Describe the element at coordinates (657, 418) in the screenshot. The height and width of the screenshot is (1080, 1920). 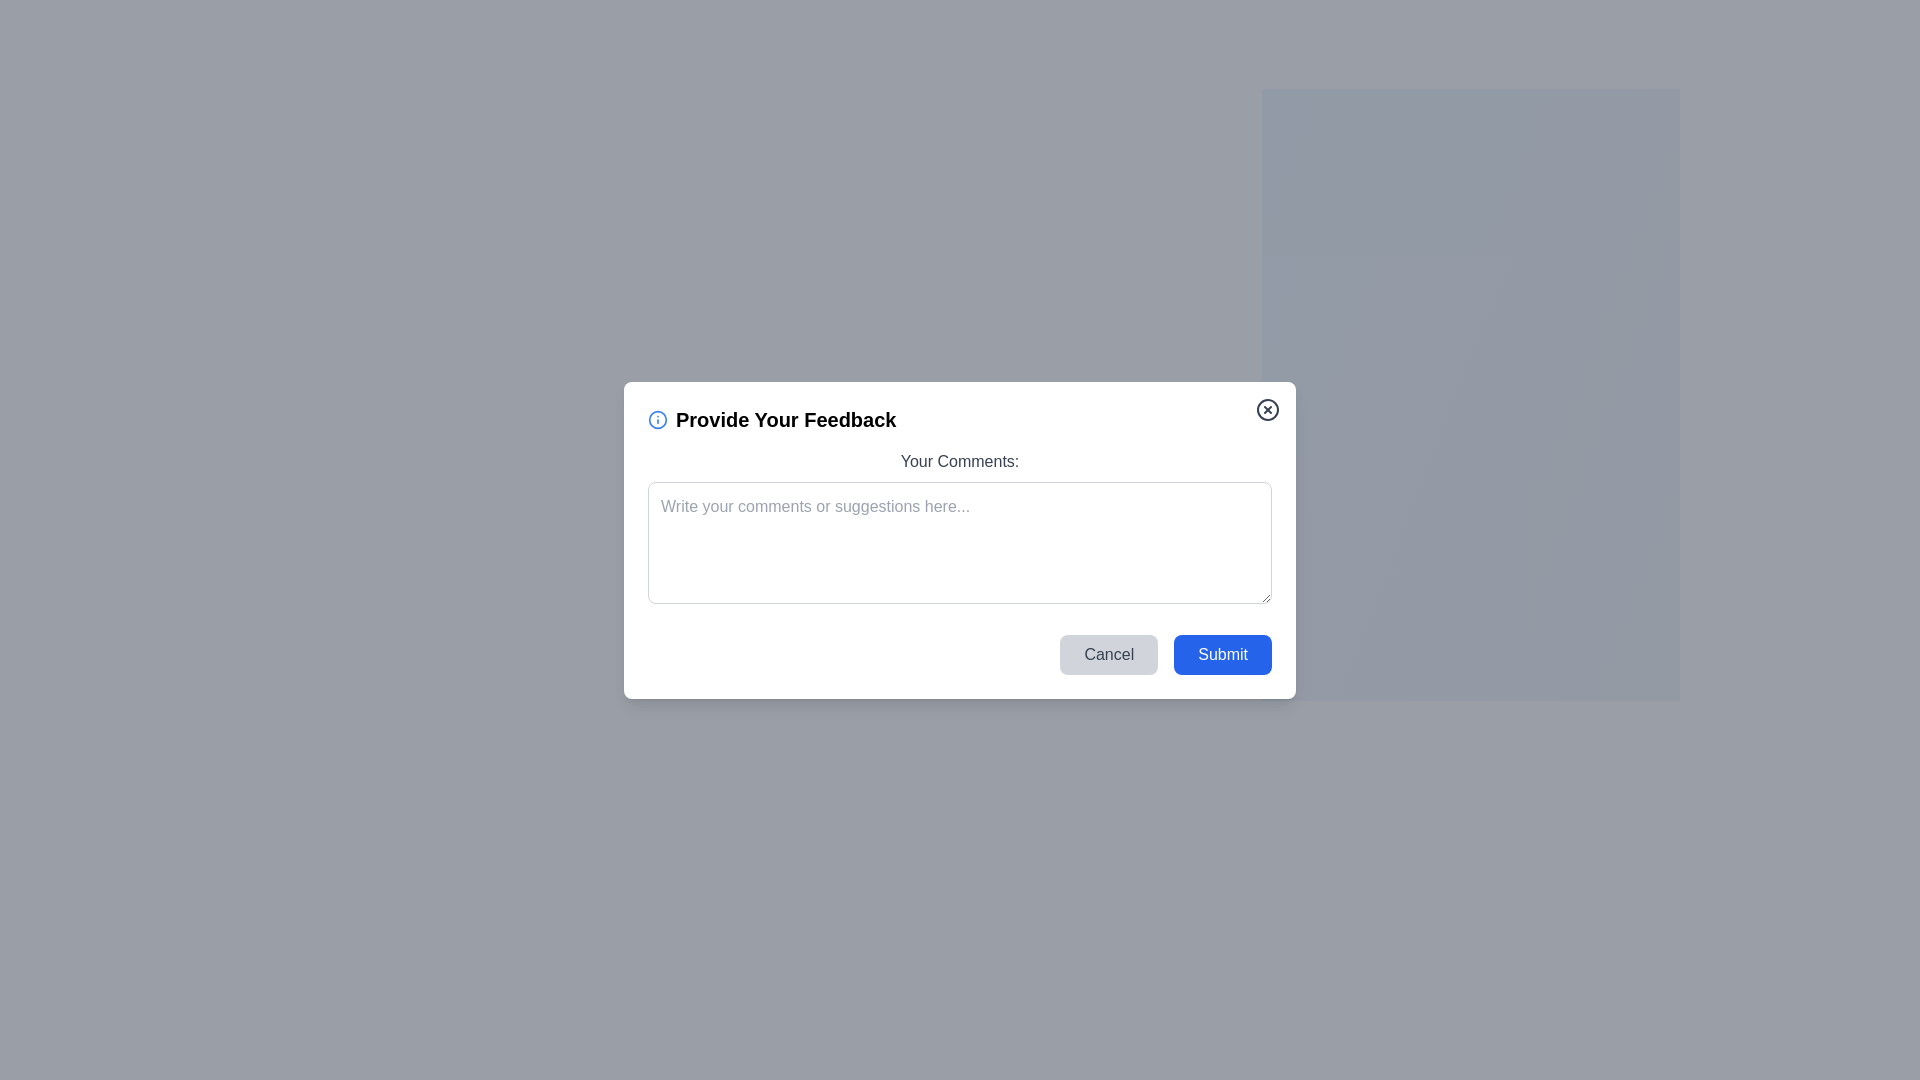
I see `the help icon located at the beginning of the header, immediately to the left of the 'Provide Your Feedback' text` at that location.